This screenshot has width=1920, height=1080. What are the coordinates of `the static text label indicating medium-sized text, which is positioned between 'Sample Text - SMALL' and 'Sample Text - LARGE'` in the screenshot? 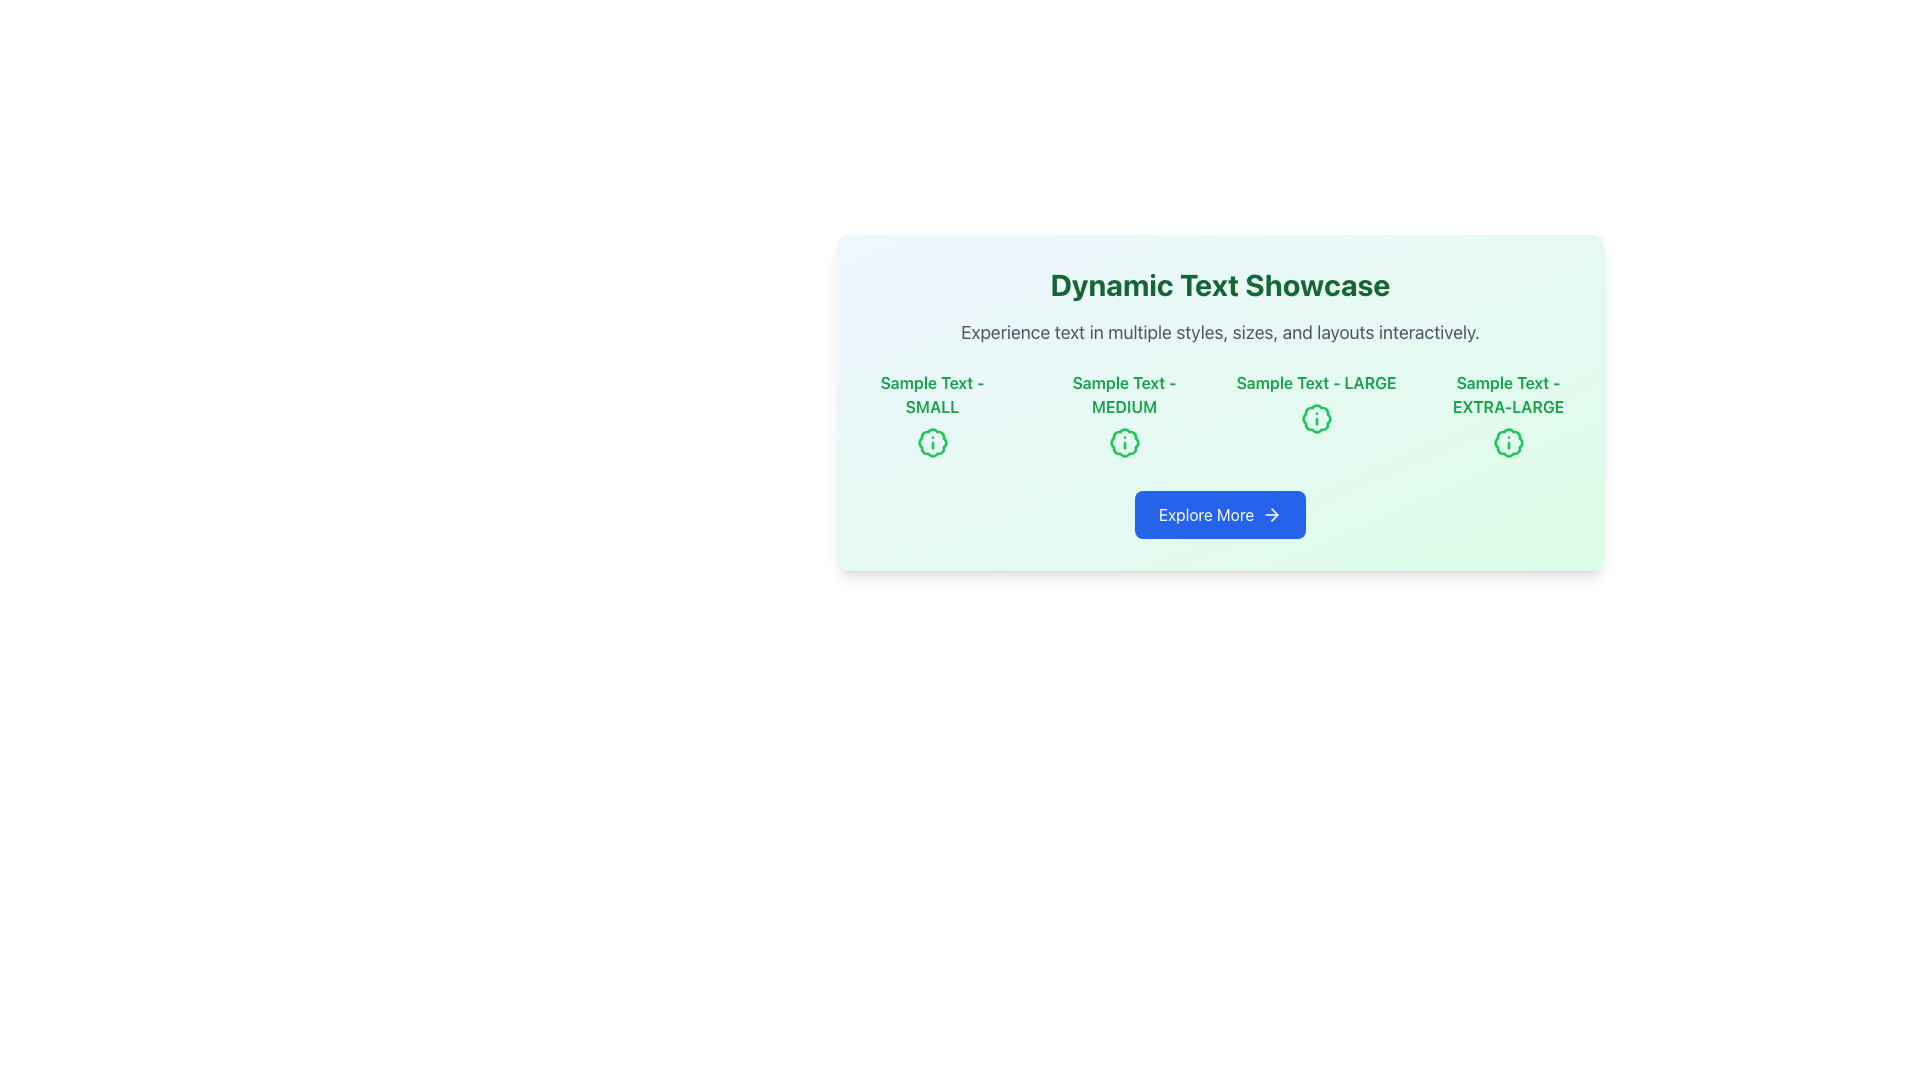 It's located at (1124, 394).